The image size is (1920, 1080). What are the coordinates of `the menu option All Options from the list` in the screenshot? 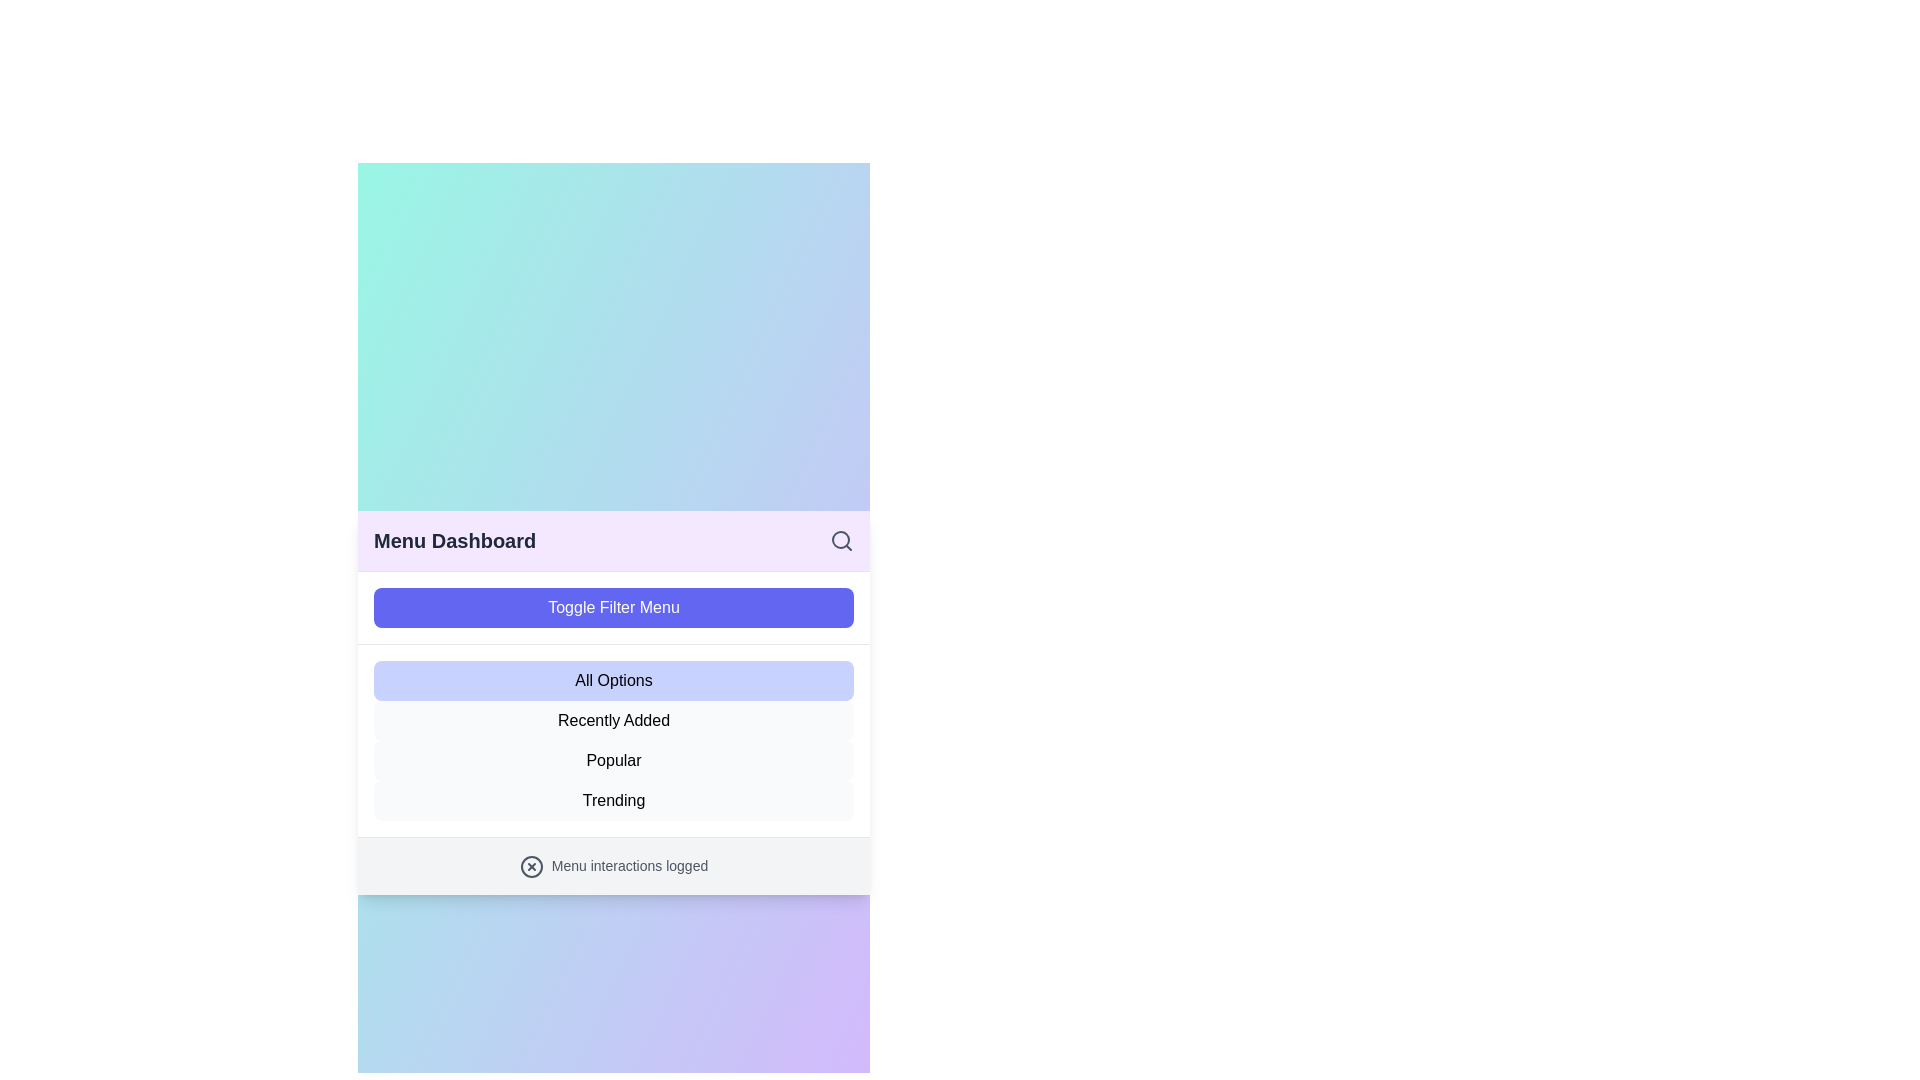 It's located at (613, 680).